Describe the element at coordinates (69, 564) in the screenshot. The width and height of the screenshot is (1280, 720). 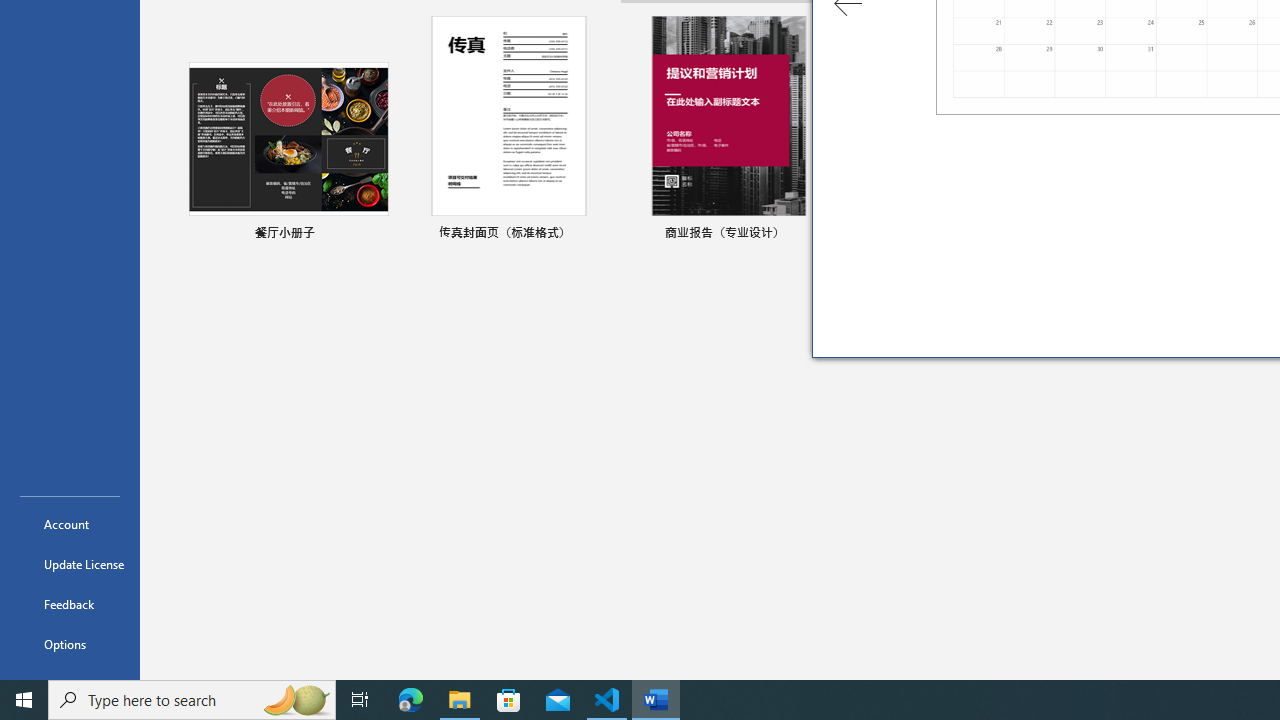
I see `'Update License'` at that location.